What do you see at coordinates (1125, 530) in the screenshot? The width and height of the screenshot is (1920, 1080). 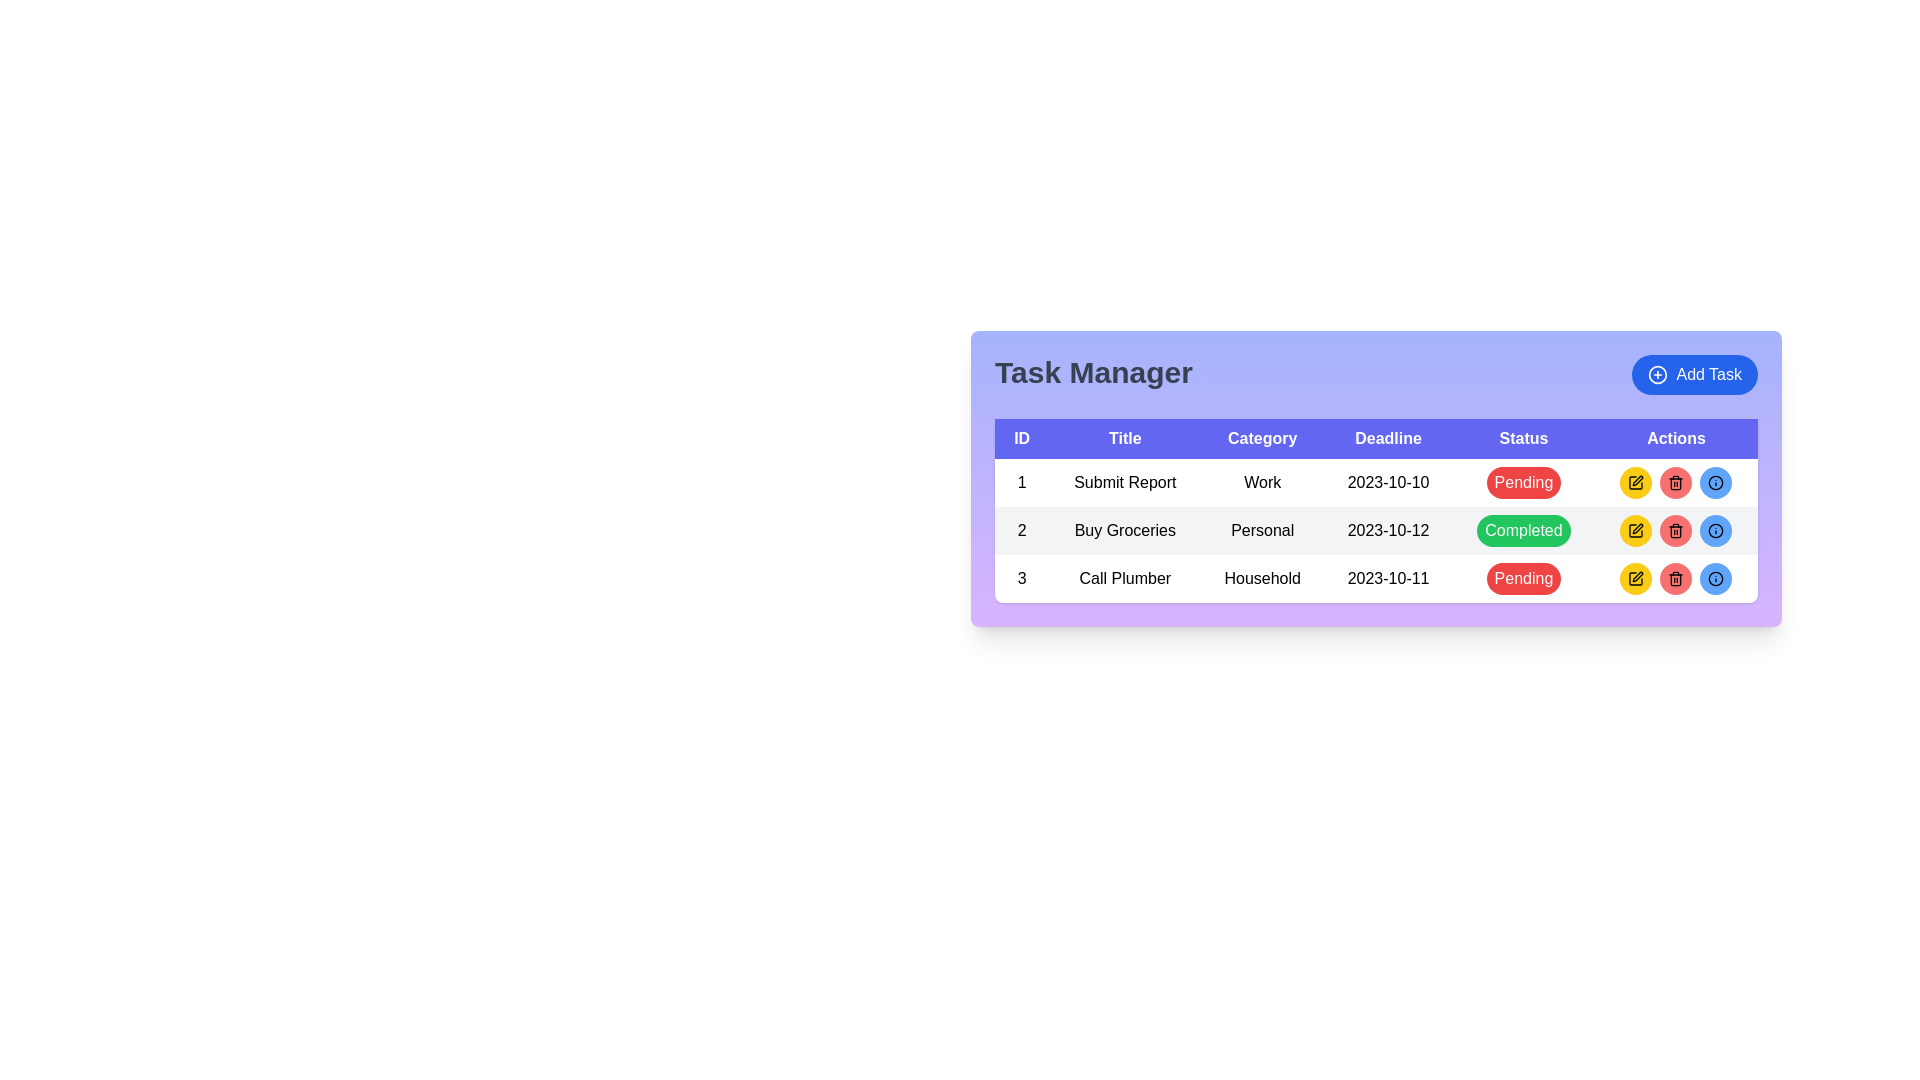 I see `the 'Buy Groceries' text label, which is the second item under the 'Title' column in the Task Manager section, displayed in black on a light gray background` at bounding box center [1125, 530].